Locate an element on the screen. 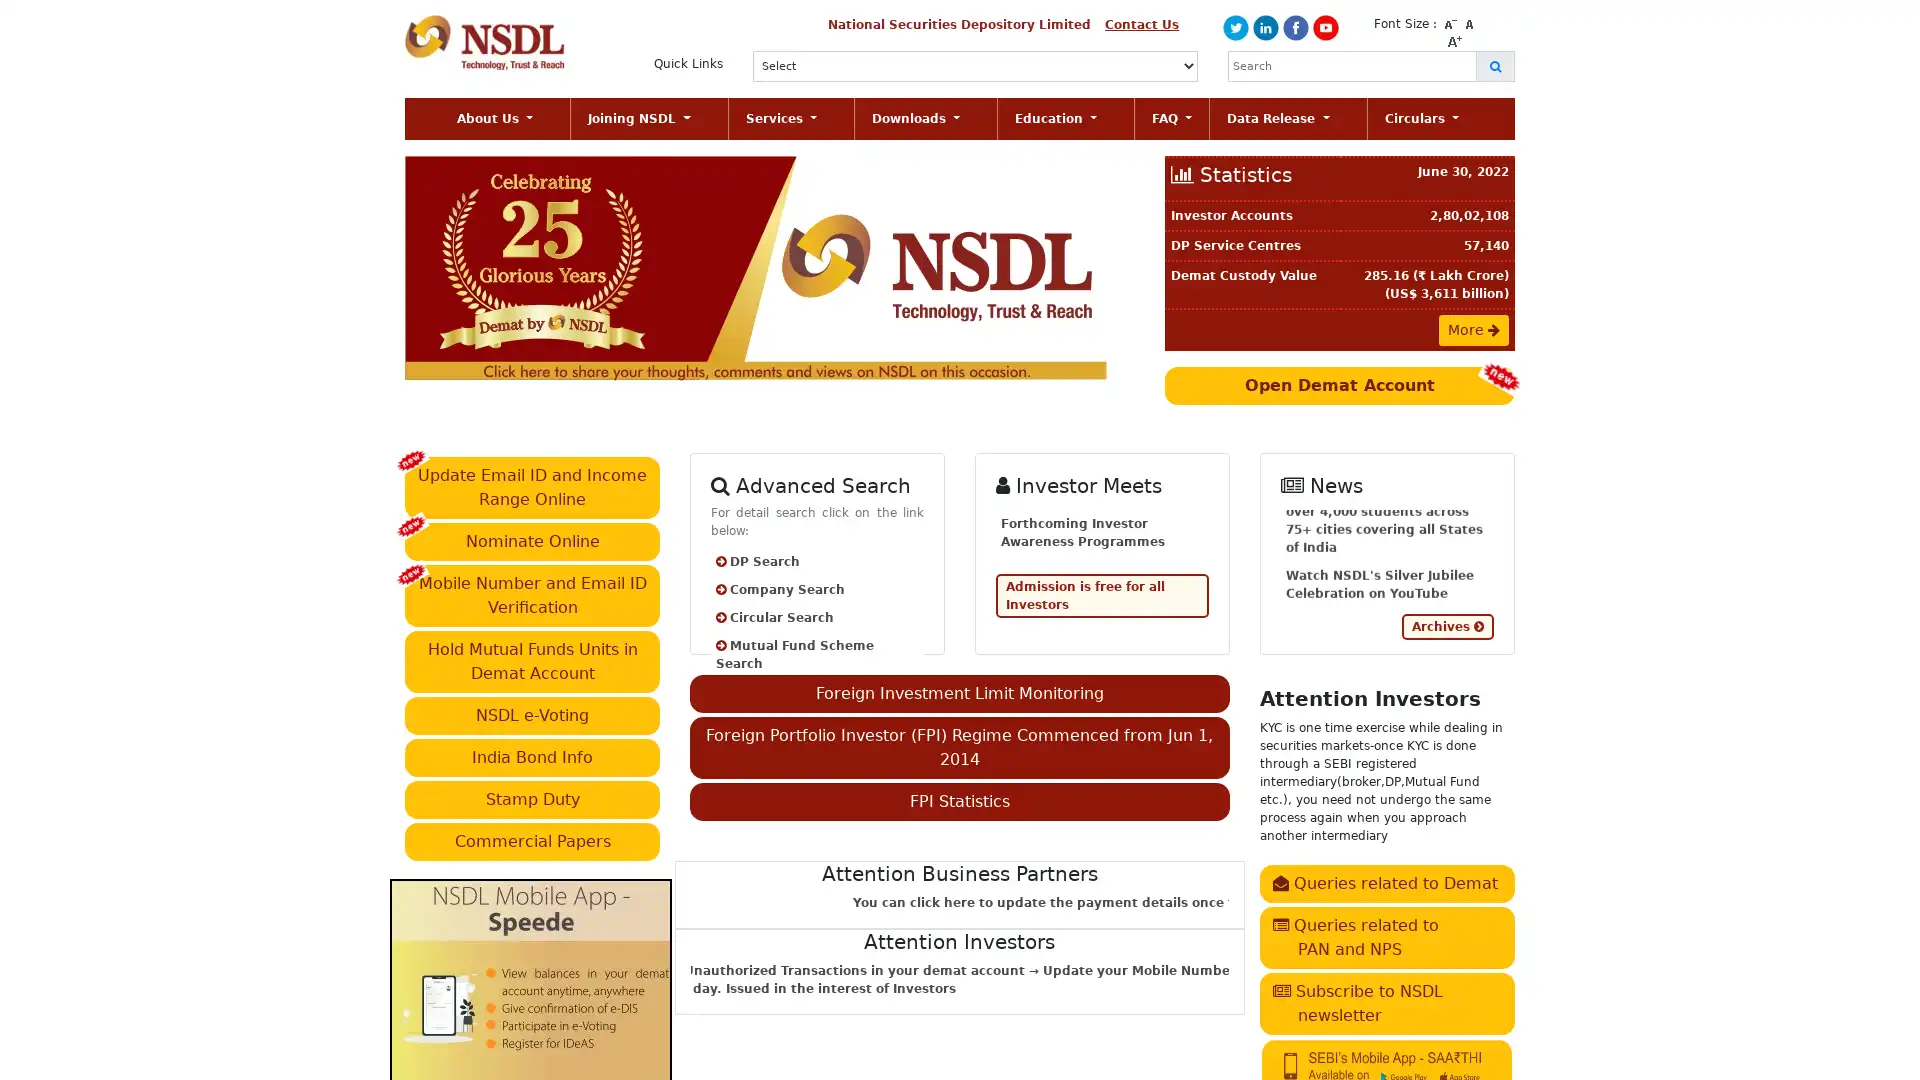 Image resolution: width=1920 pixels, height=1080 pixels. Foreign Investment Limit Monitoring is located at coordinates (958, 692).